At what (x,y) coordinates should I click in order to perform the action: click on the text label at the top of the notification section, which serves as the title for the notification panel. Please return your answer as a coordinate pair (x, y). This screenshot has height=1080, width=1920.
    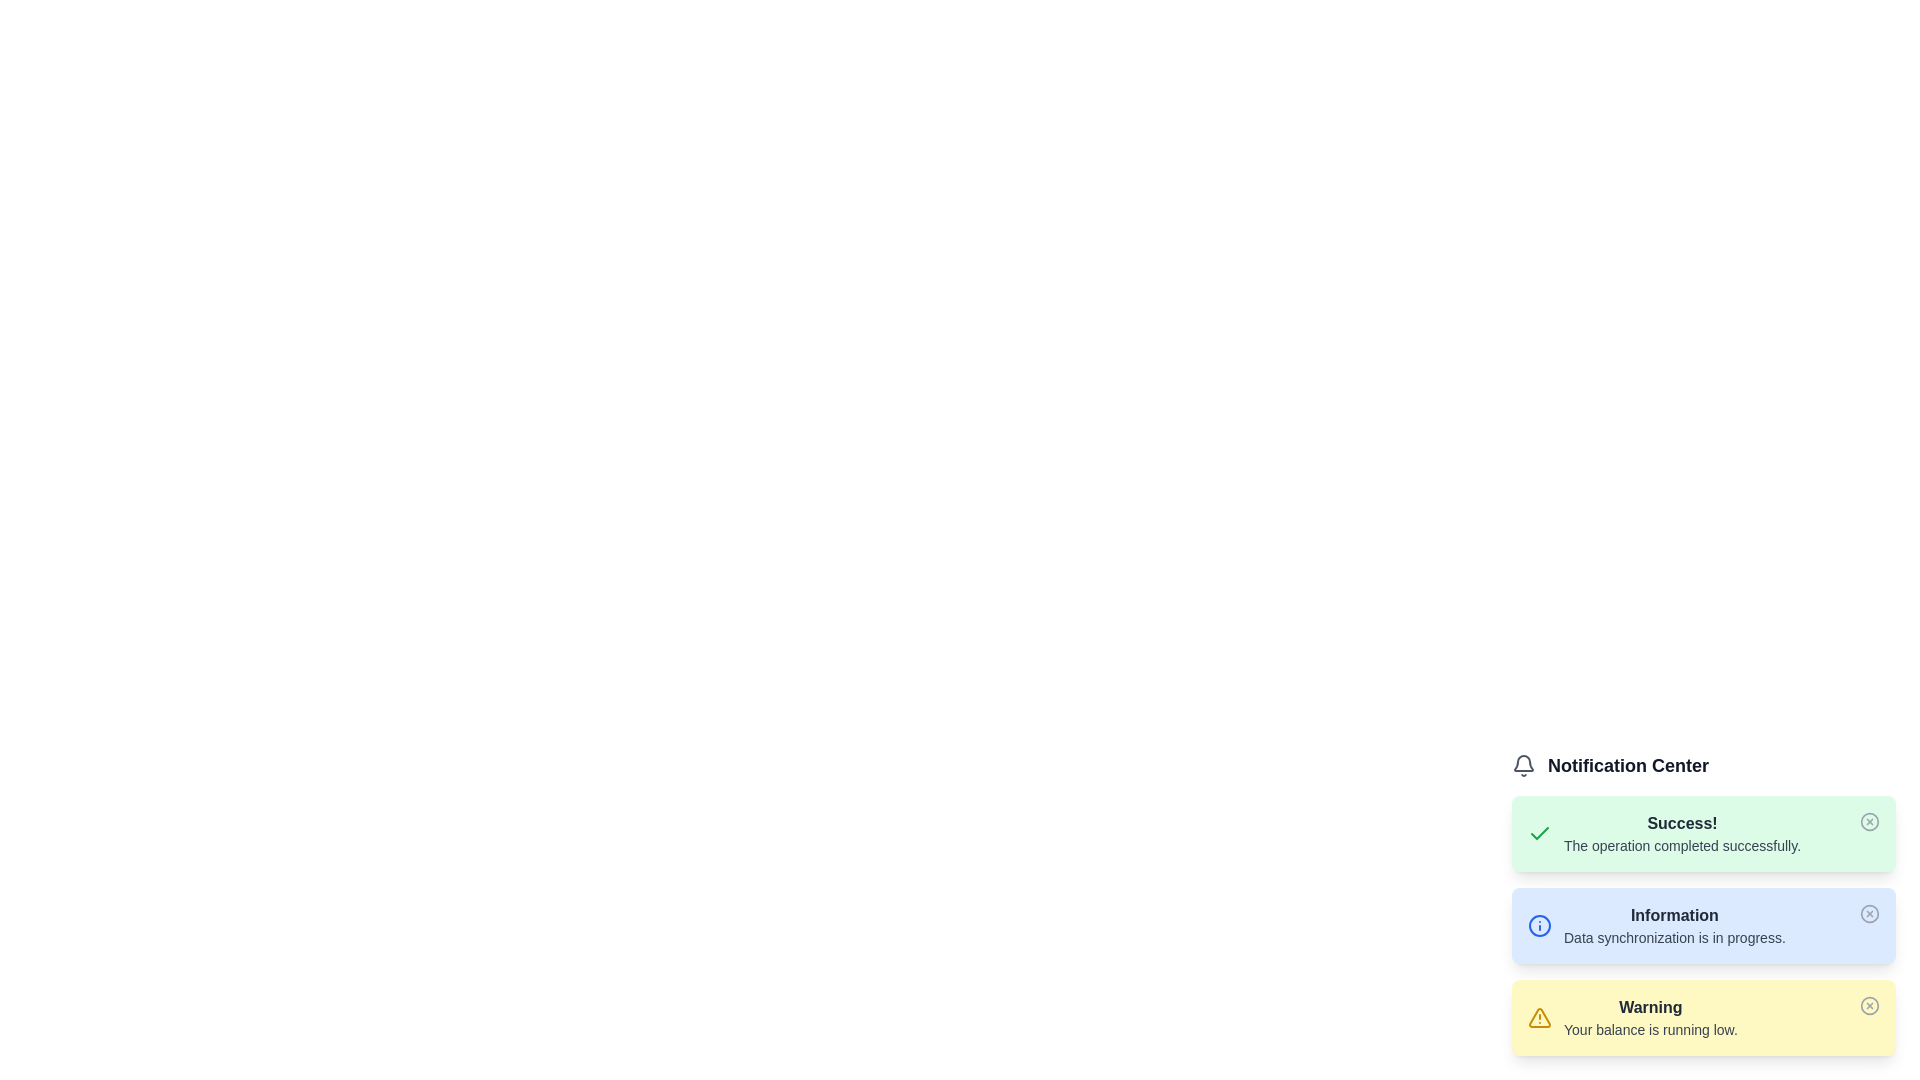
    Looking at the image, I should click on (1703, 765).